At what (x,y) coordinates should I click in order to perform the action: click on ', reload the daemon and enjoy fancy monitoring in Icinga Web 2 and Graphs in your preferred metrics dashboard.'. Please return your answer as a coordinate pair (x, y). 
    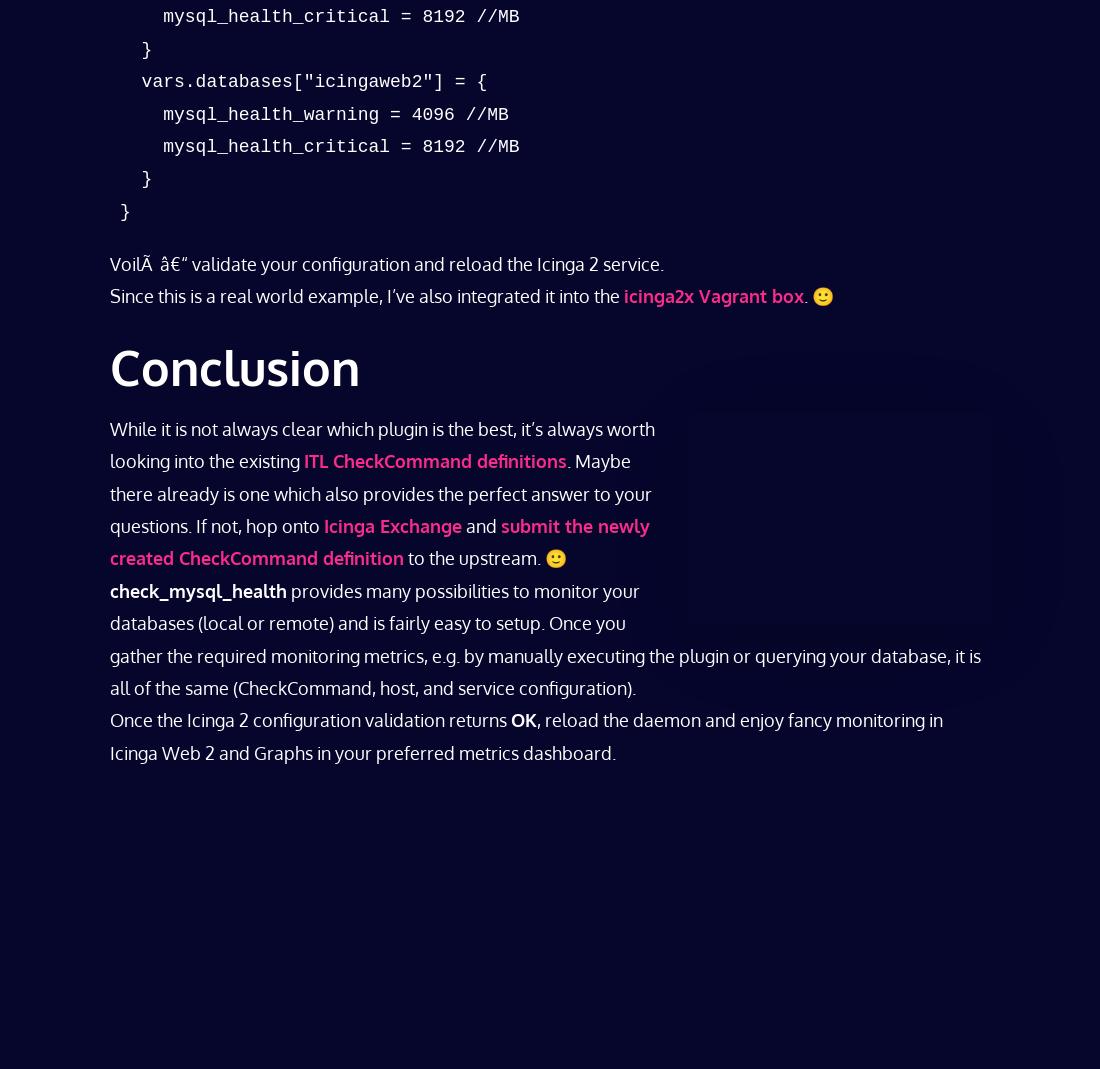
    Looking at the image, I should click on (526, 735).